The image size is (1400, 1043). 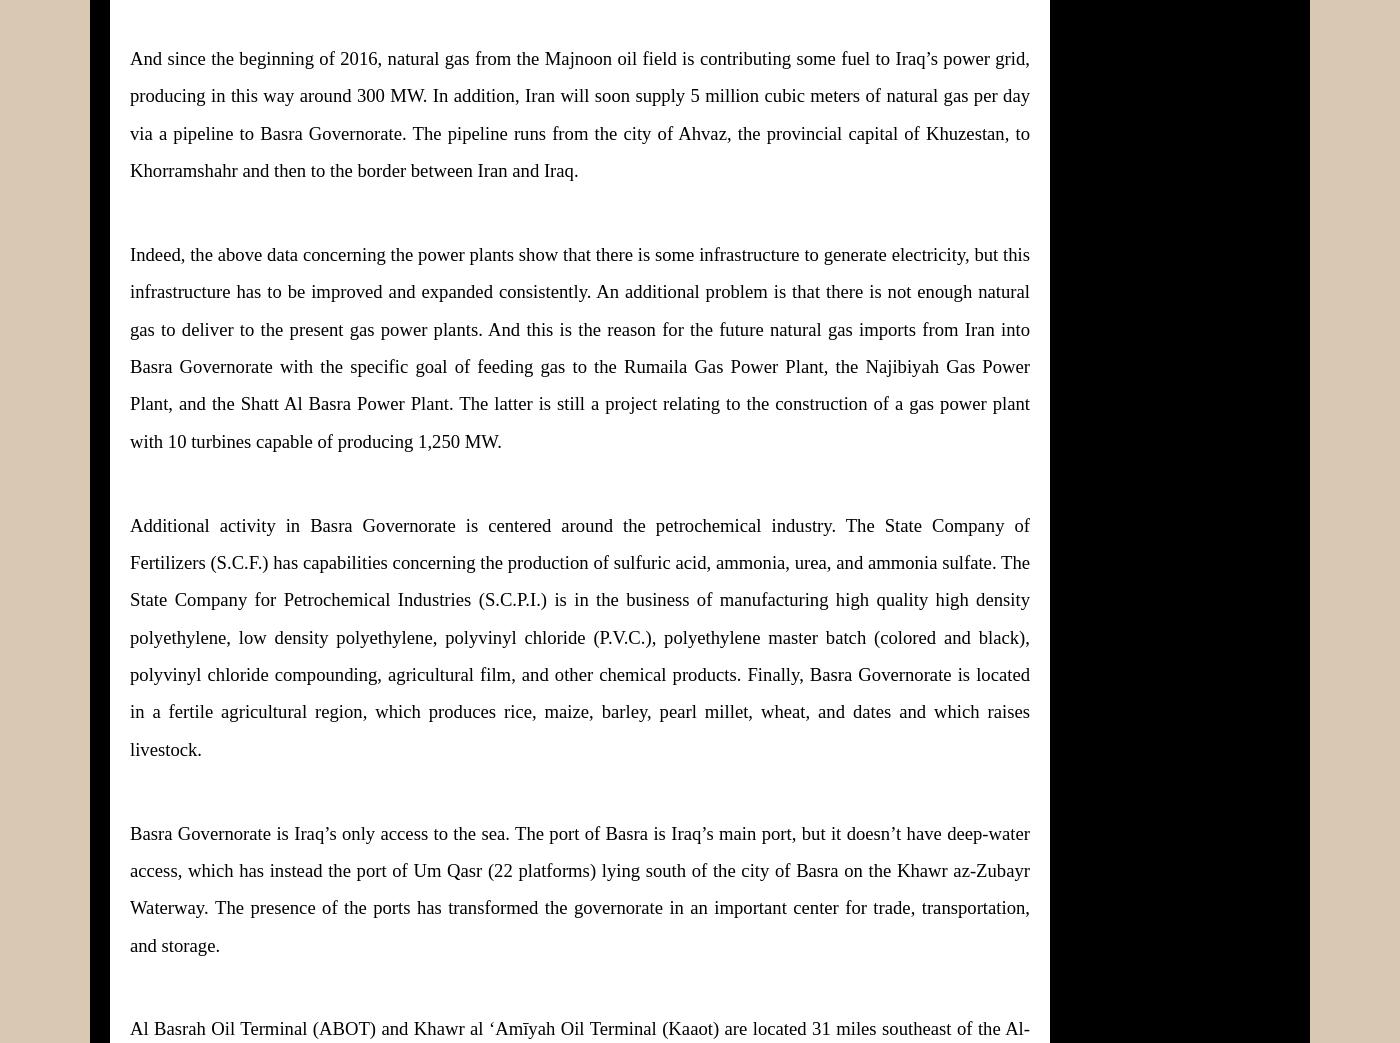 What do you see at coordinates (130, 711) in the screenshot?
I see `'Basra Governorate is located in a fertile agricultural
region, which produces rice, maize, barley, pearl millet, wheat, and dates and
which raises livestock.'` at bounding box center [130, 711].